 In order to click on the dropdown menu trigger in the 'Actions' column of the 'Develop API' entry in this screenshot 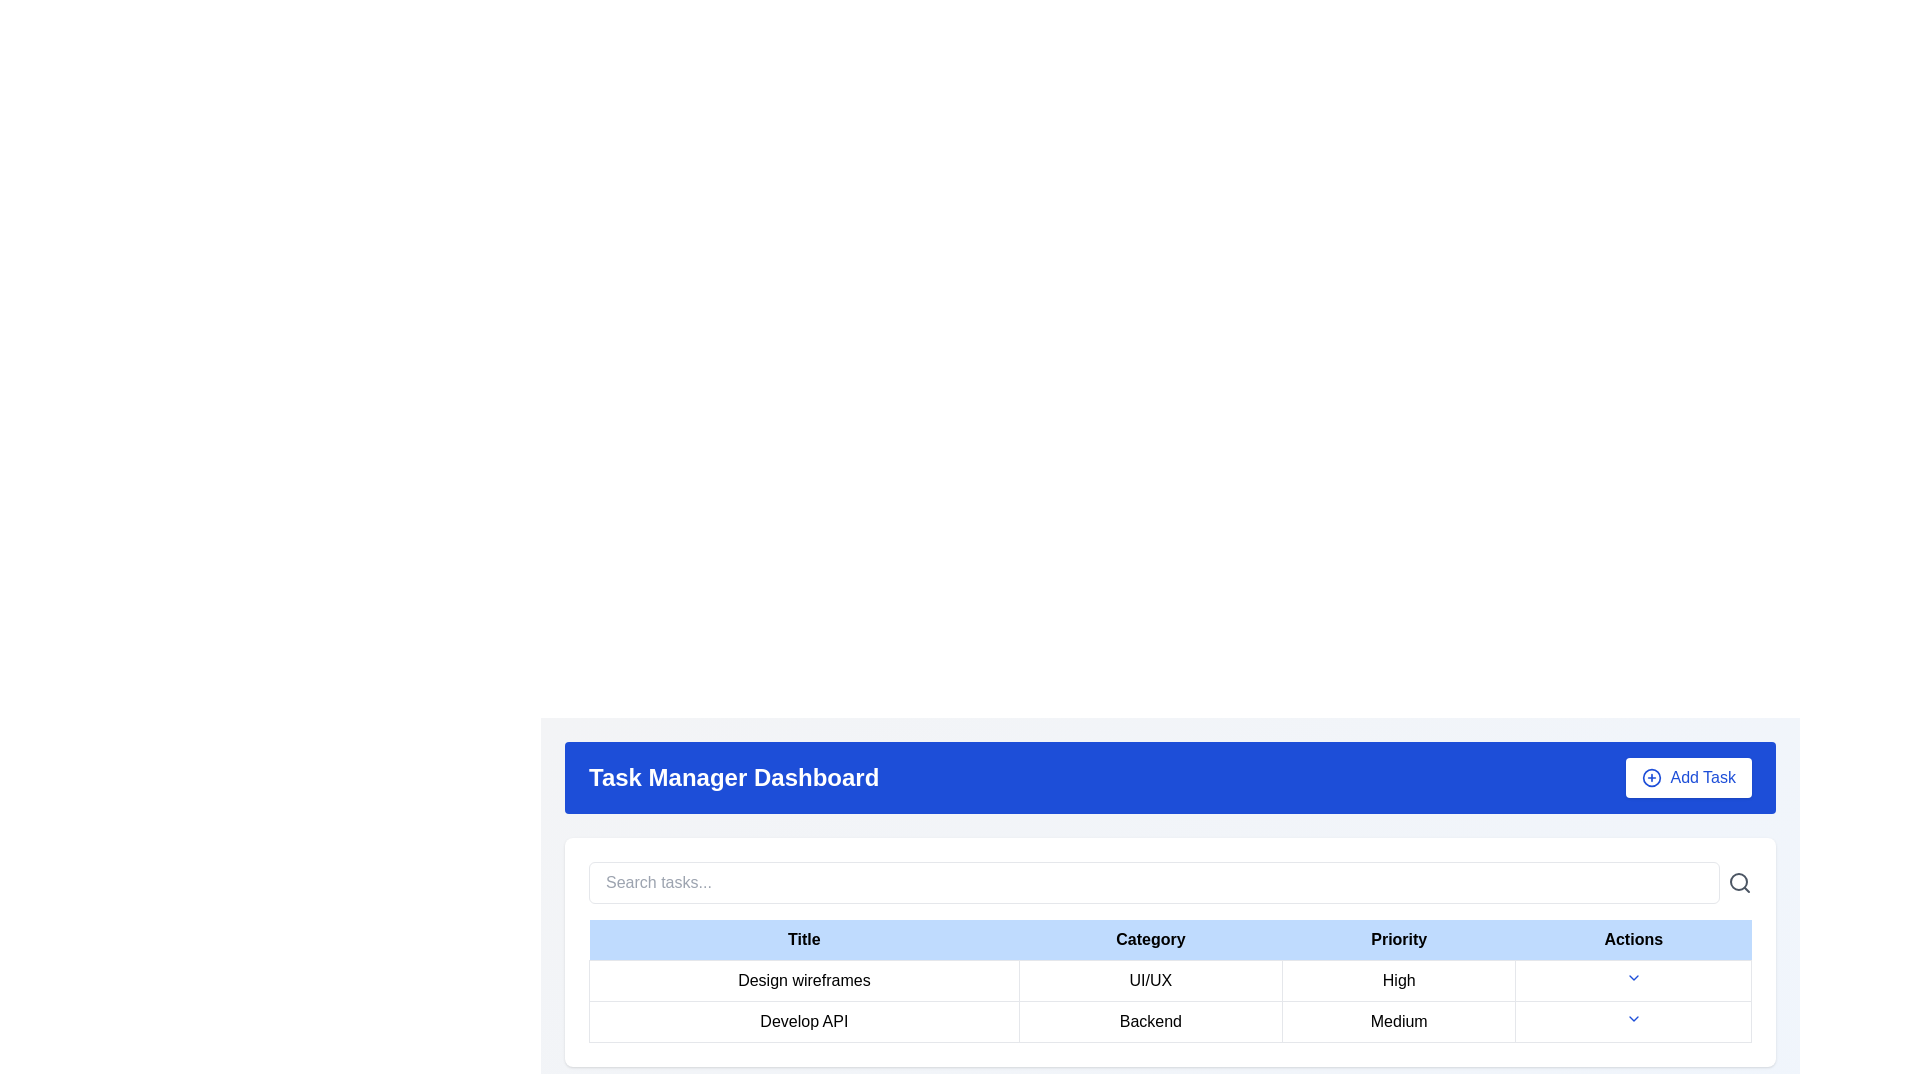, I will do `click(1633, 1022)`.